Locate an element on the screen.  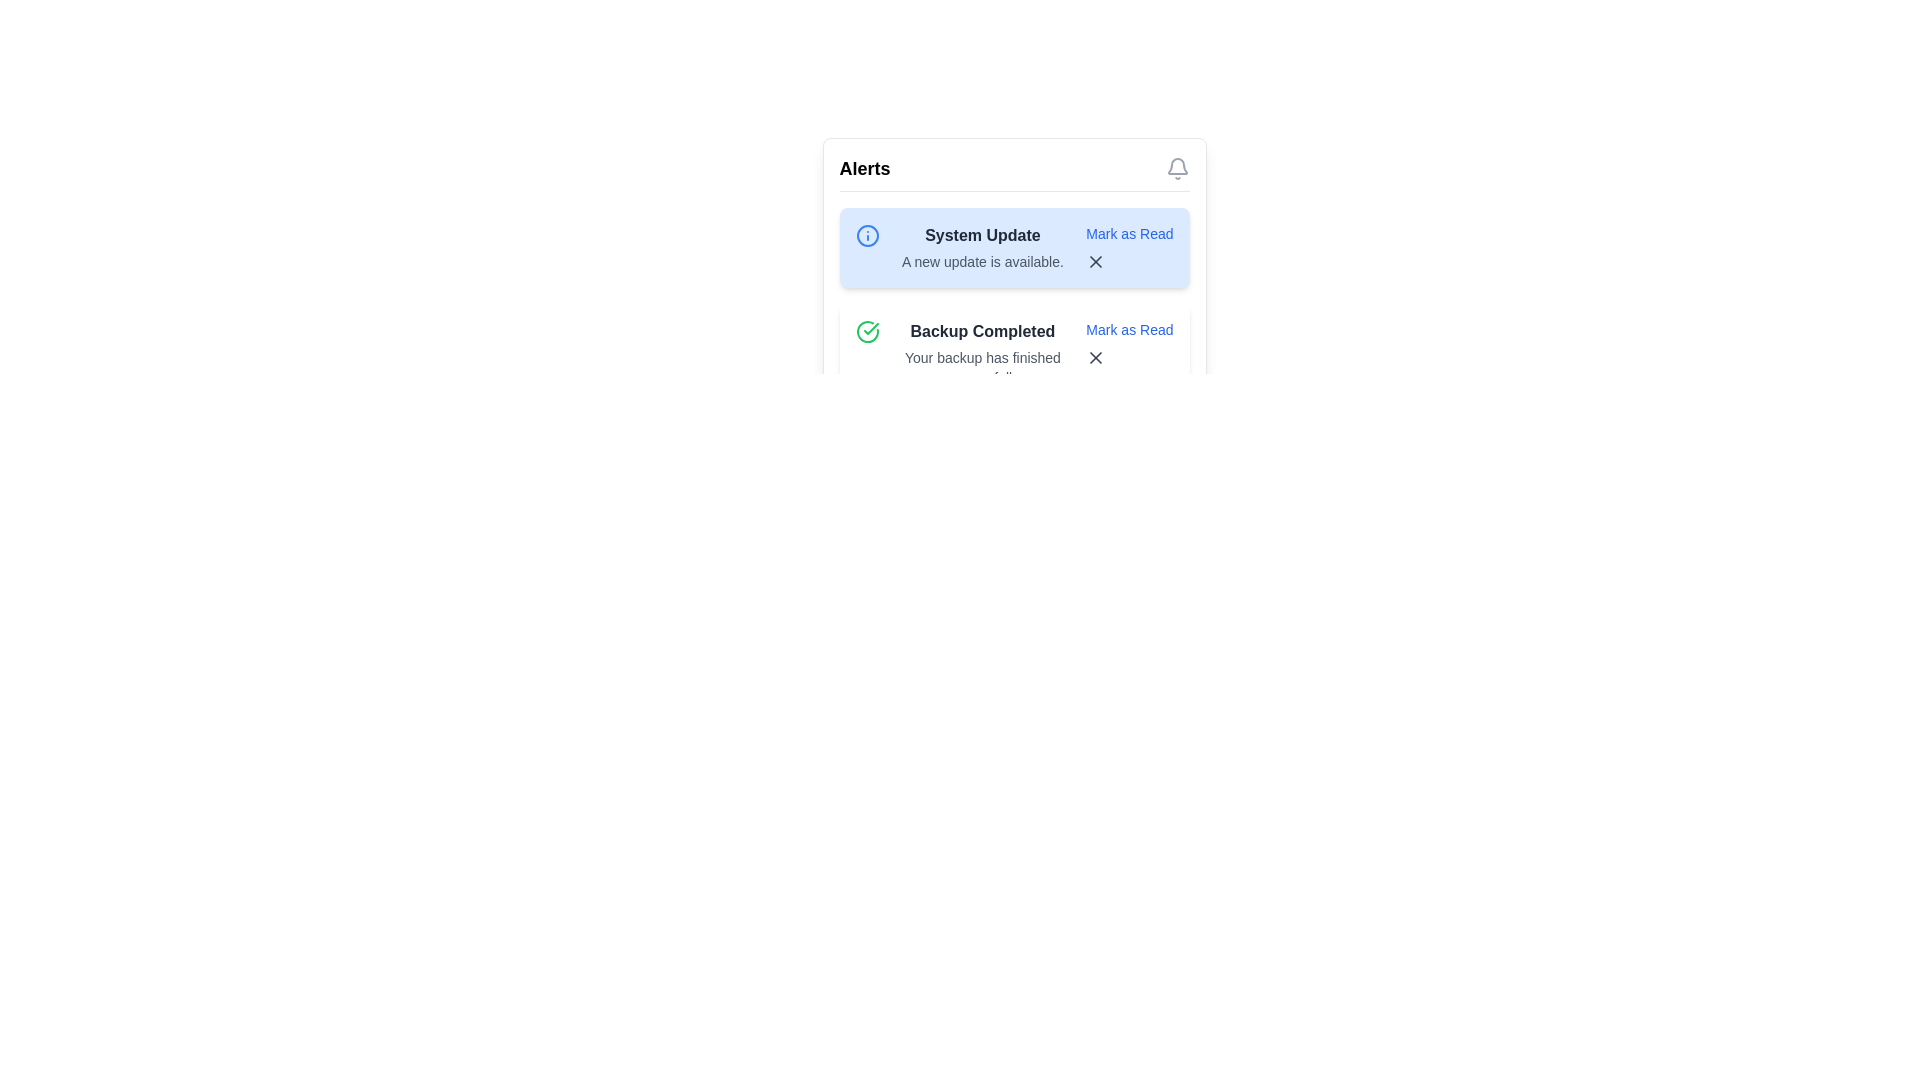
the bell notification icon located in the 'Alerts' section, directly to the right of the 'Alerts' title is located at coordinates (1177, 168).